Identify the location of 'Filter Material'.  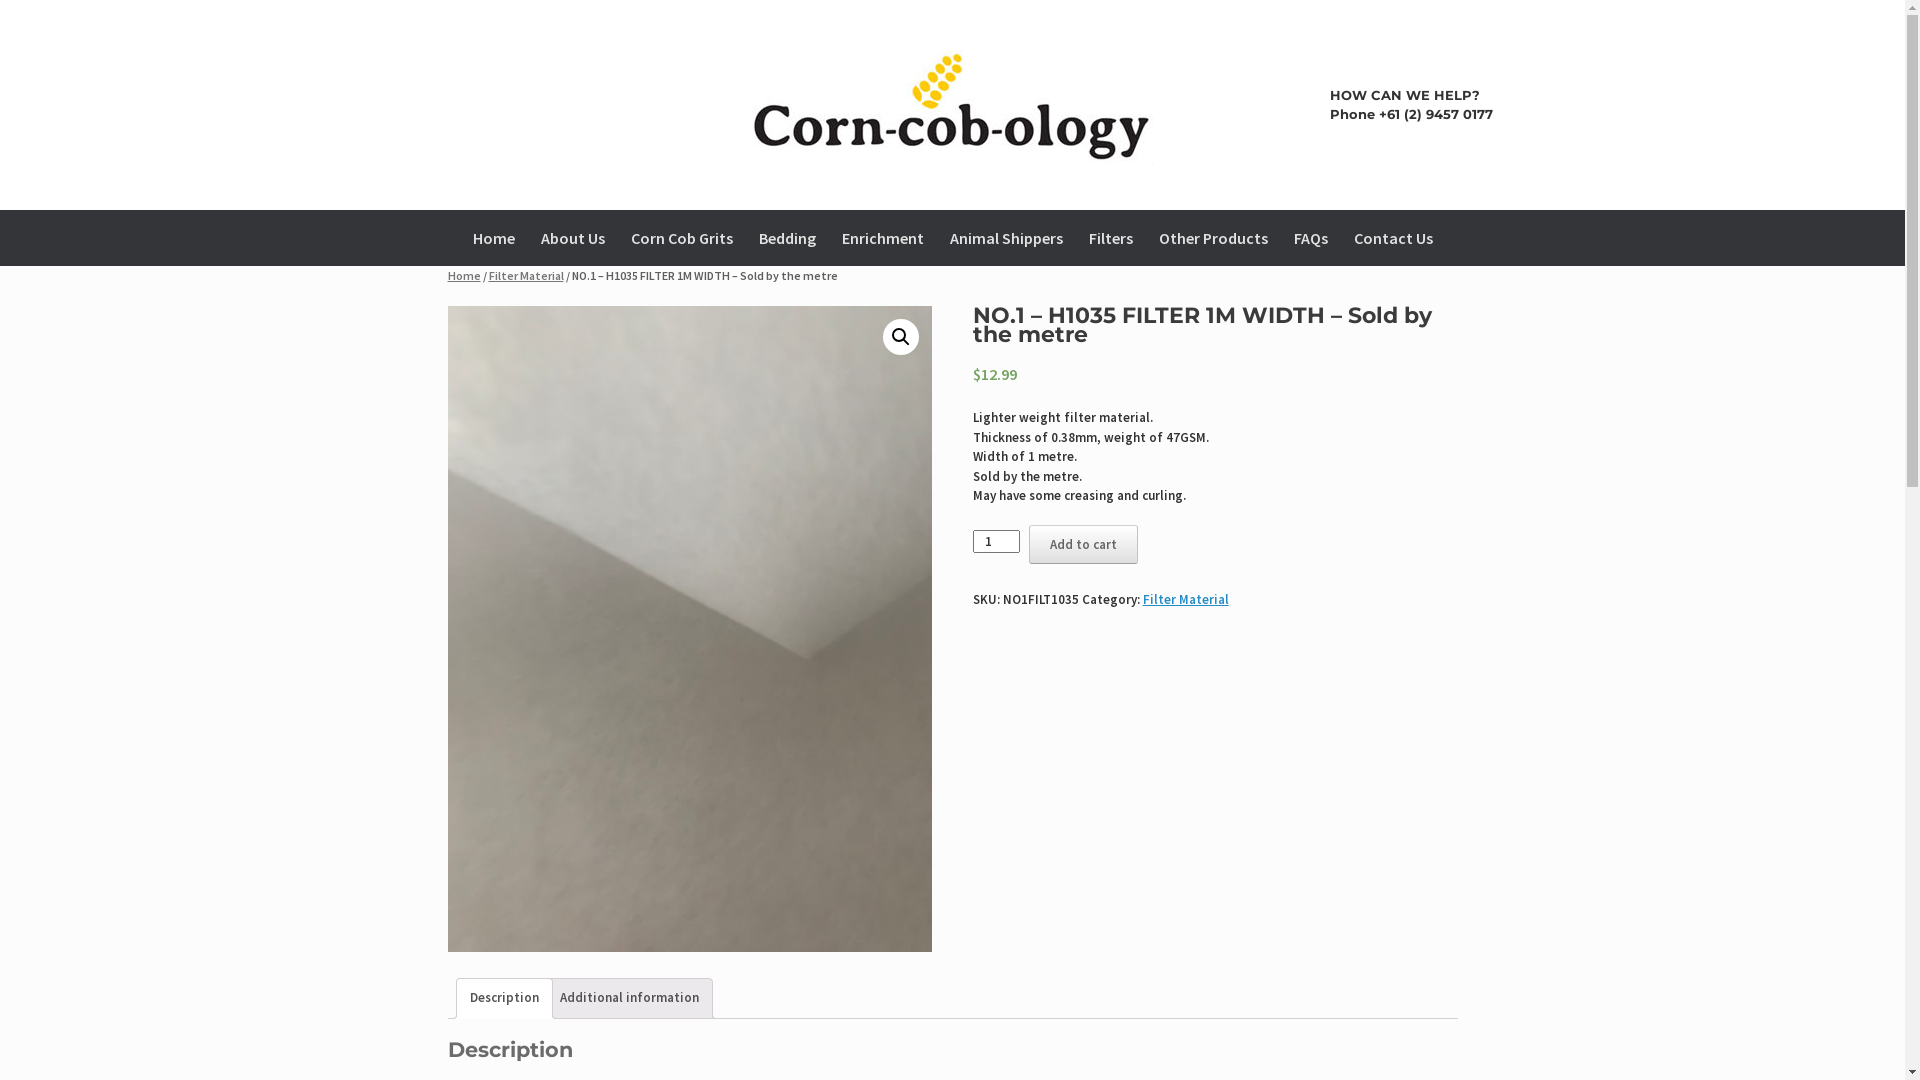
(1185, 598).